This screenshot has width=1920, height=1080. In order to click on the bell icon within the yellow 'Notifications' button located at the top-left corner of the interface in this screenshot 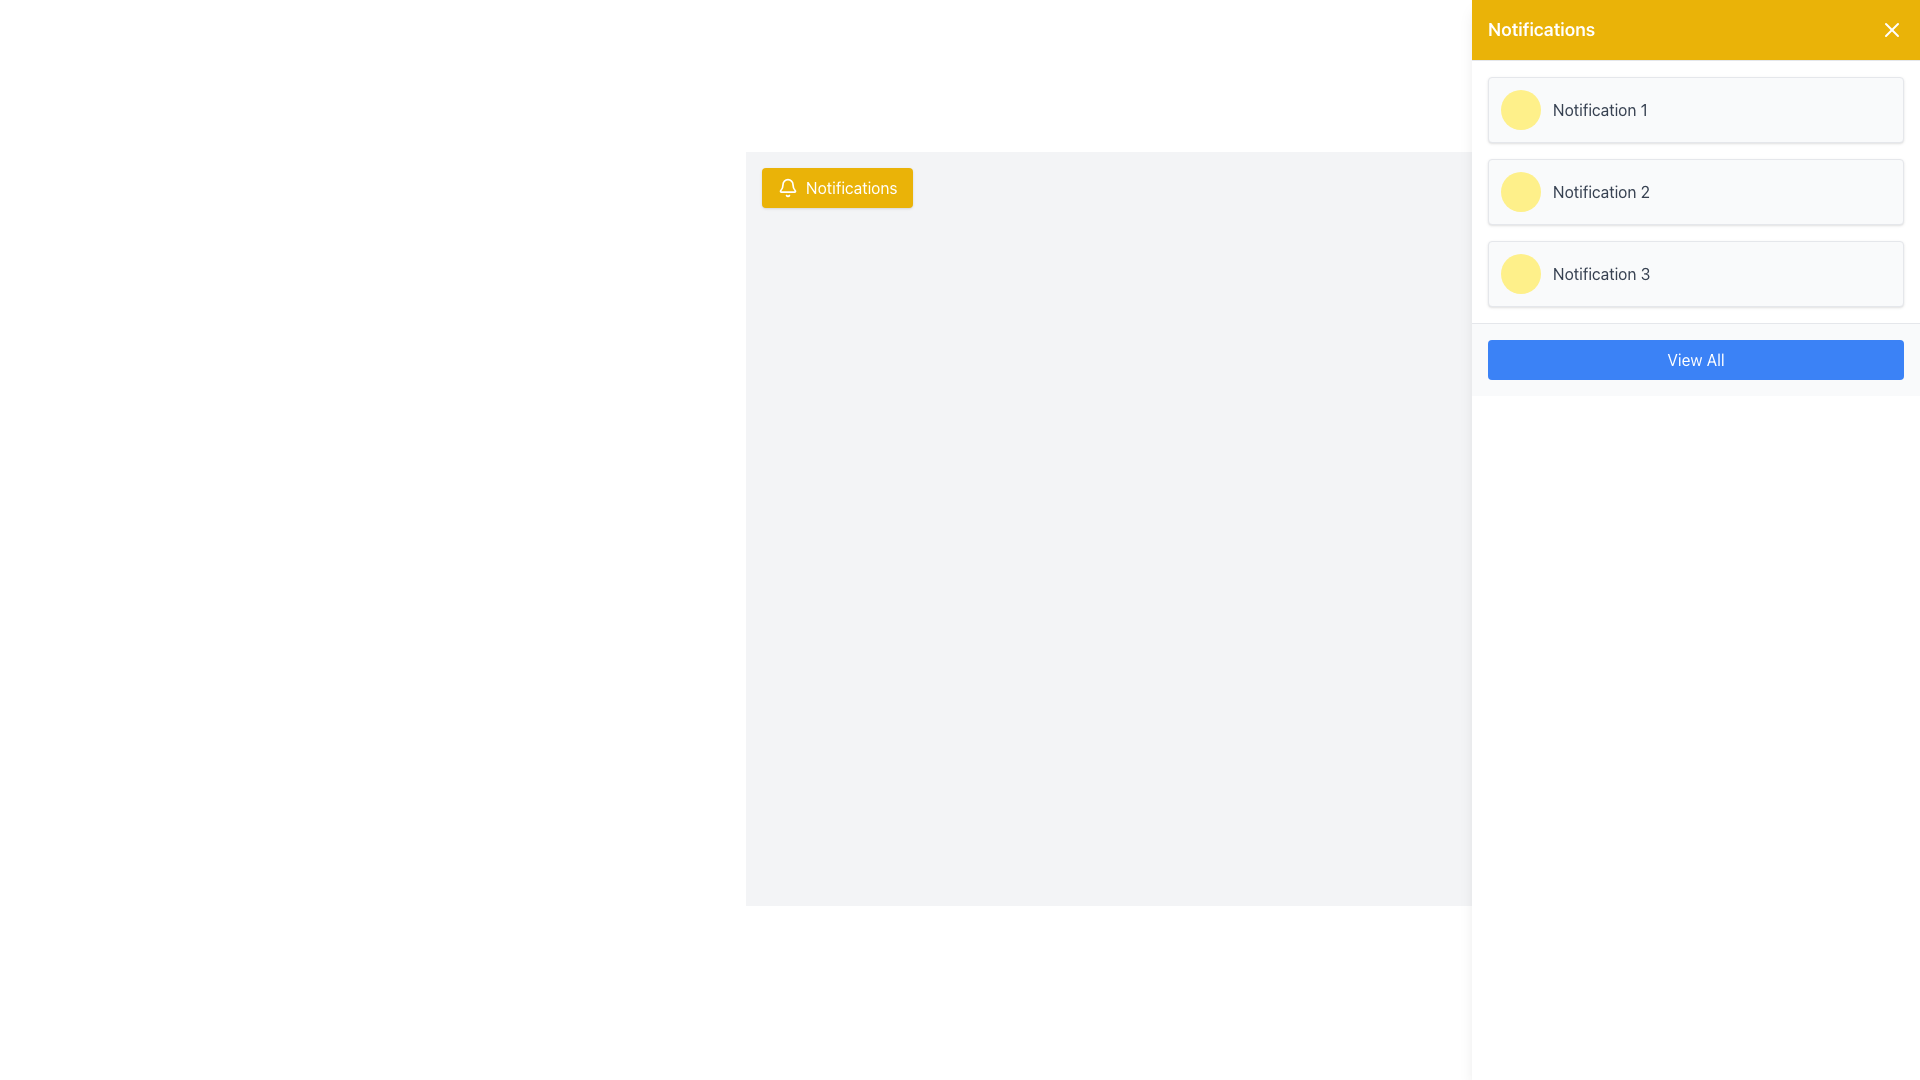, I will do `click(786, 188)`.